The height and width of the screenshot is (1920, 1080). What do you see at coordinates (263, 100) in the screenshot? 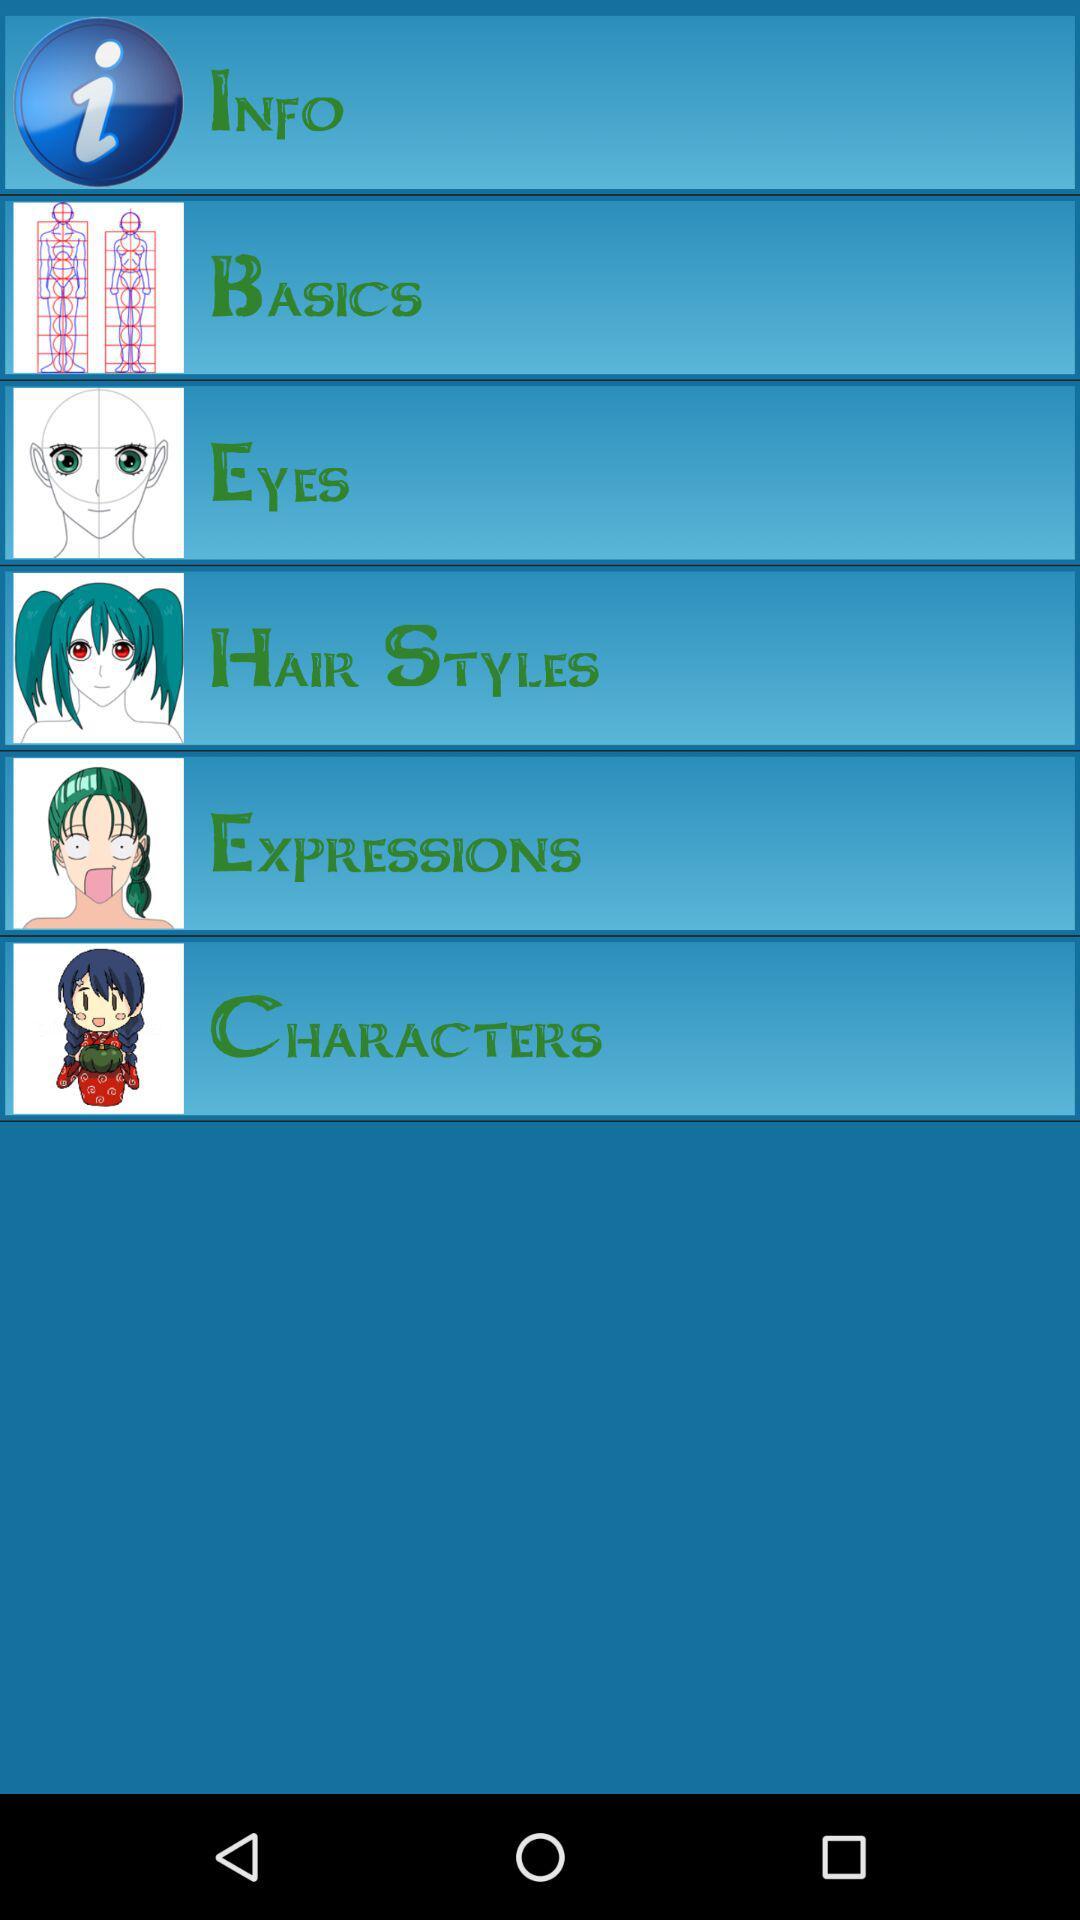
I see `the info` at bounding box center [263, 100].